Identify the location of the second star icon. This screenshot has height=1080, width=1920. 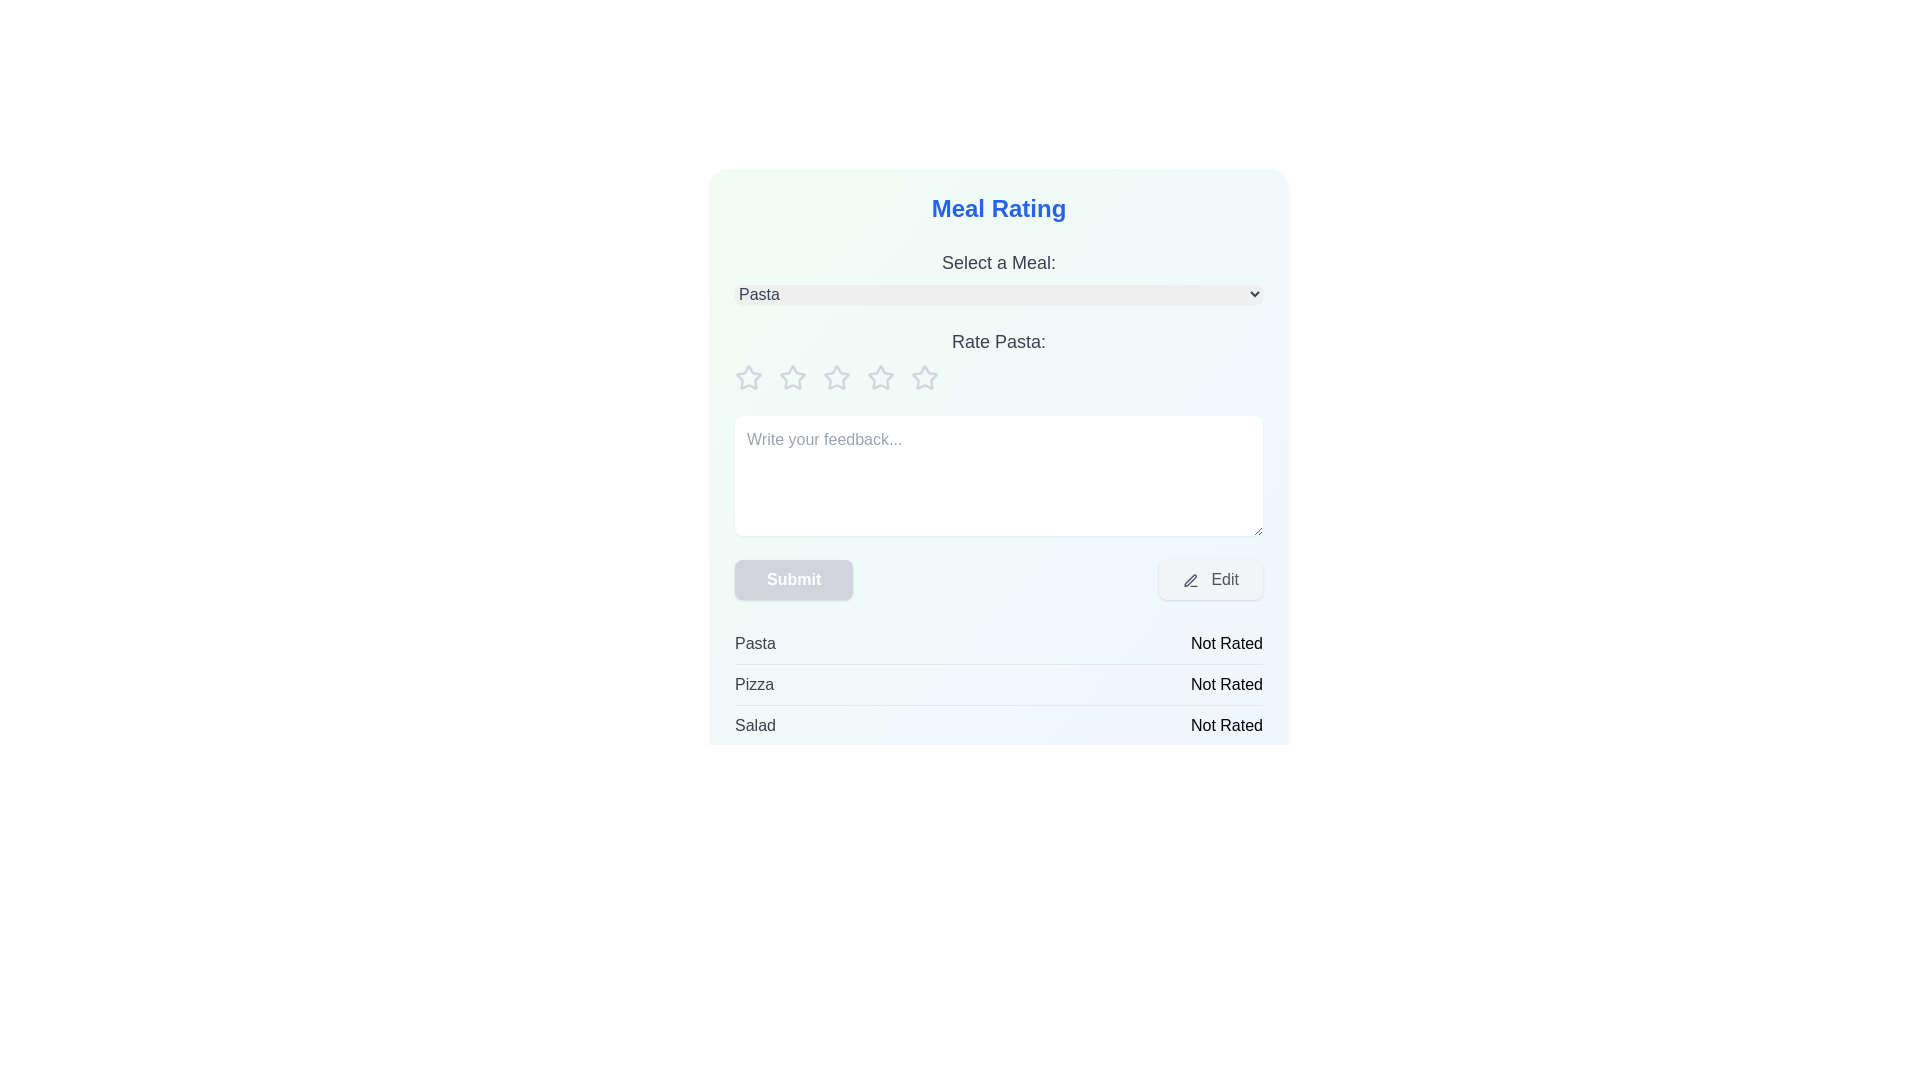
(880, 377).